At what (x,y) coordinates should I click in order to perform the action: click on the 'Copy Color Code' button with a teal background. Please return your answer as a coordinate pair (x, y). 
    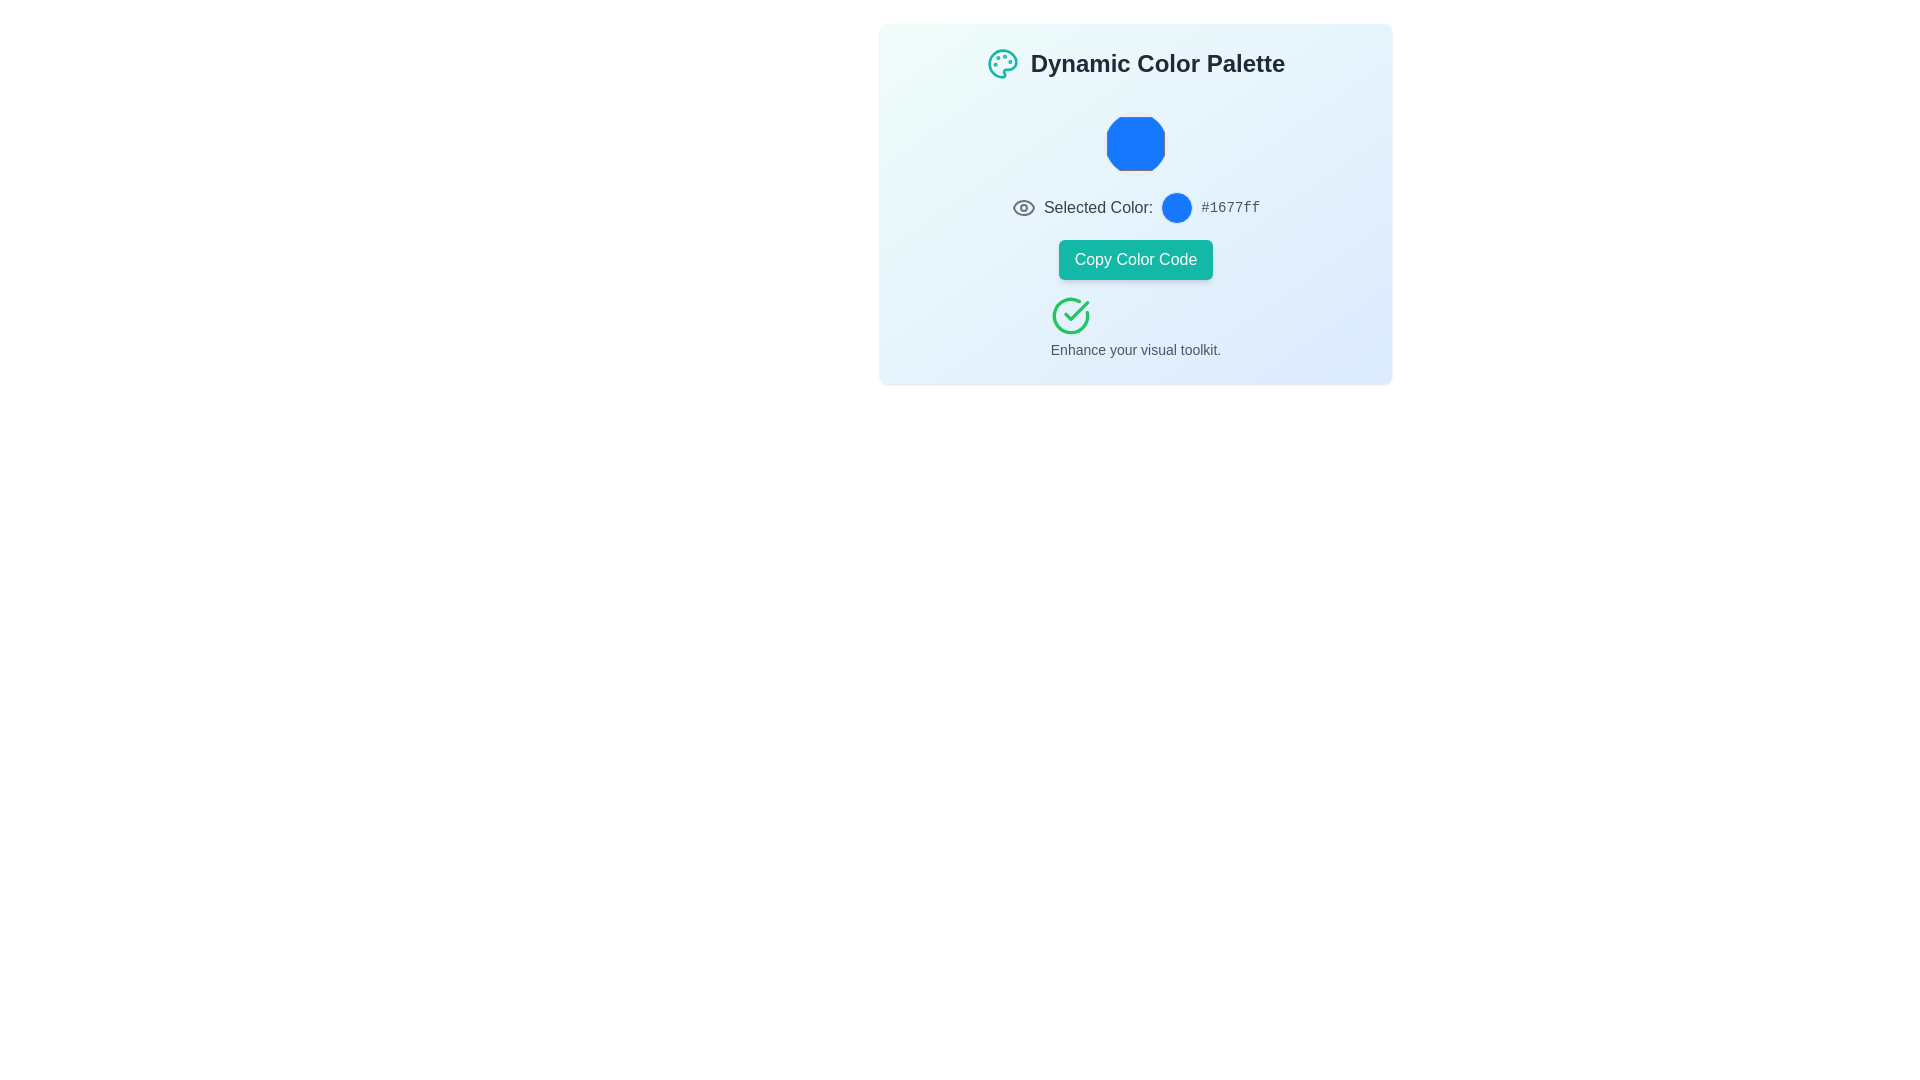
    Looking at the image, I should click on (1136, 258).